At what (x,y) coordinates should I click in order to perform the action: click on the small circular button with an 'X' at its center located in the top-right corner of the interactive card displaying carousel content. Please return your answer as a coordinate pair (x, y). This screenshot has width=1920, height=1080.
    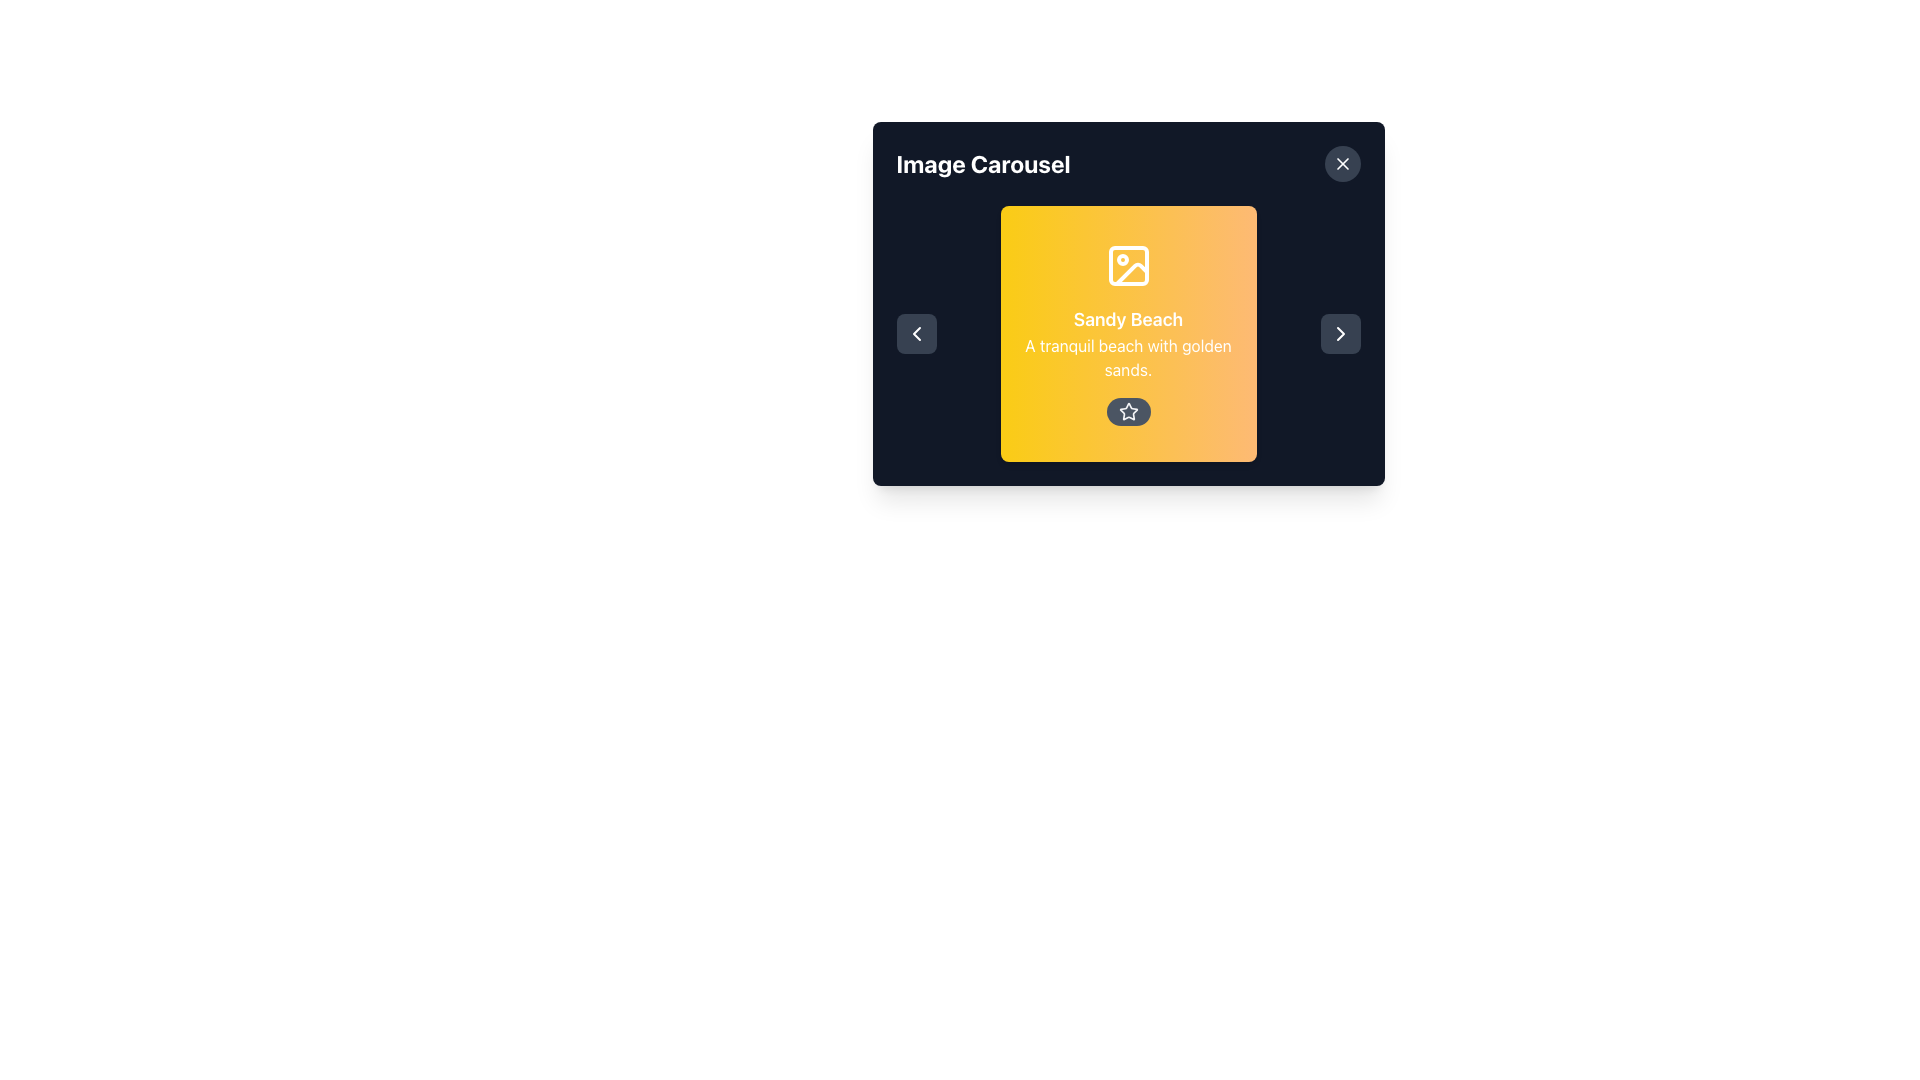
    Looking at the image, I should click on (1342, 163).